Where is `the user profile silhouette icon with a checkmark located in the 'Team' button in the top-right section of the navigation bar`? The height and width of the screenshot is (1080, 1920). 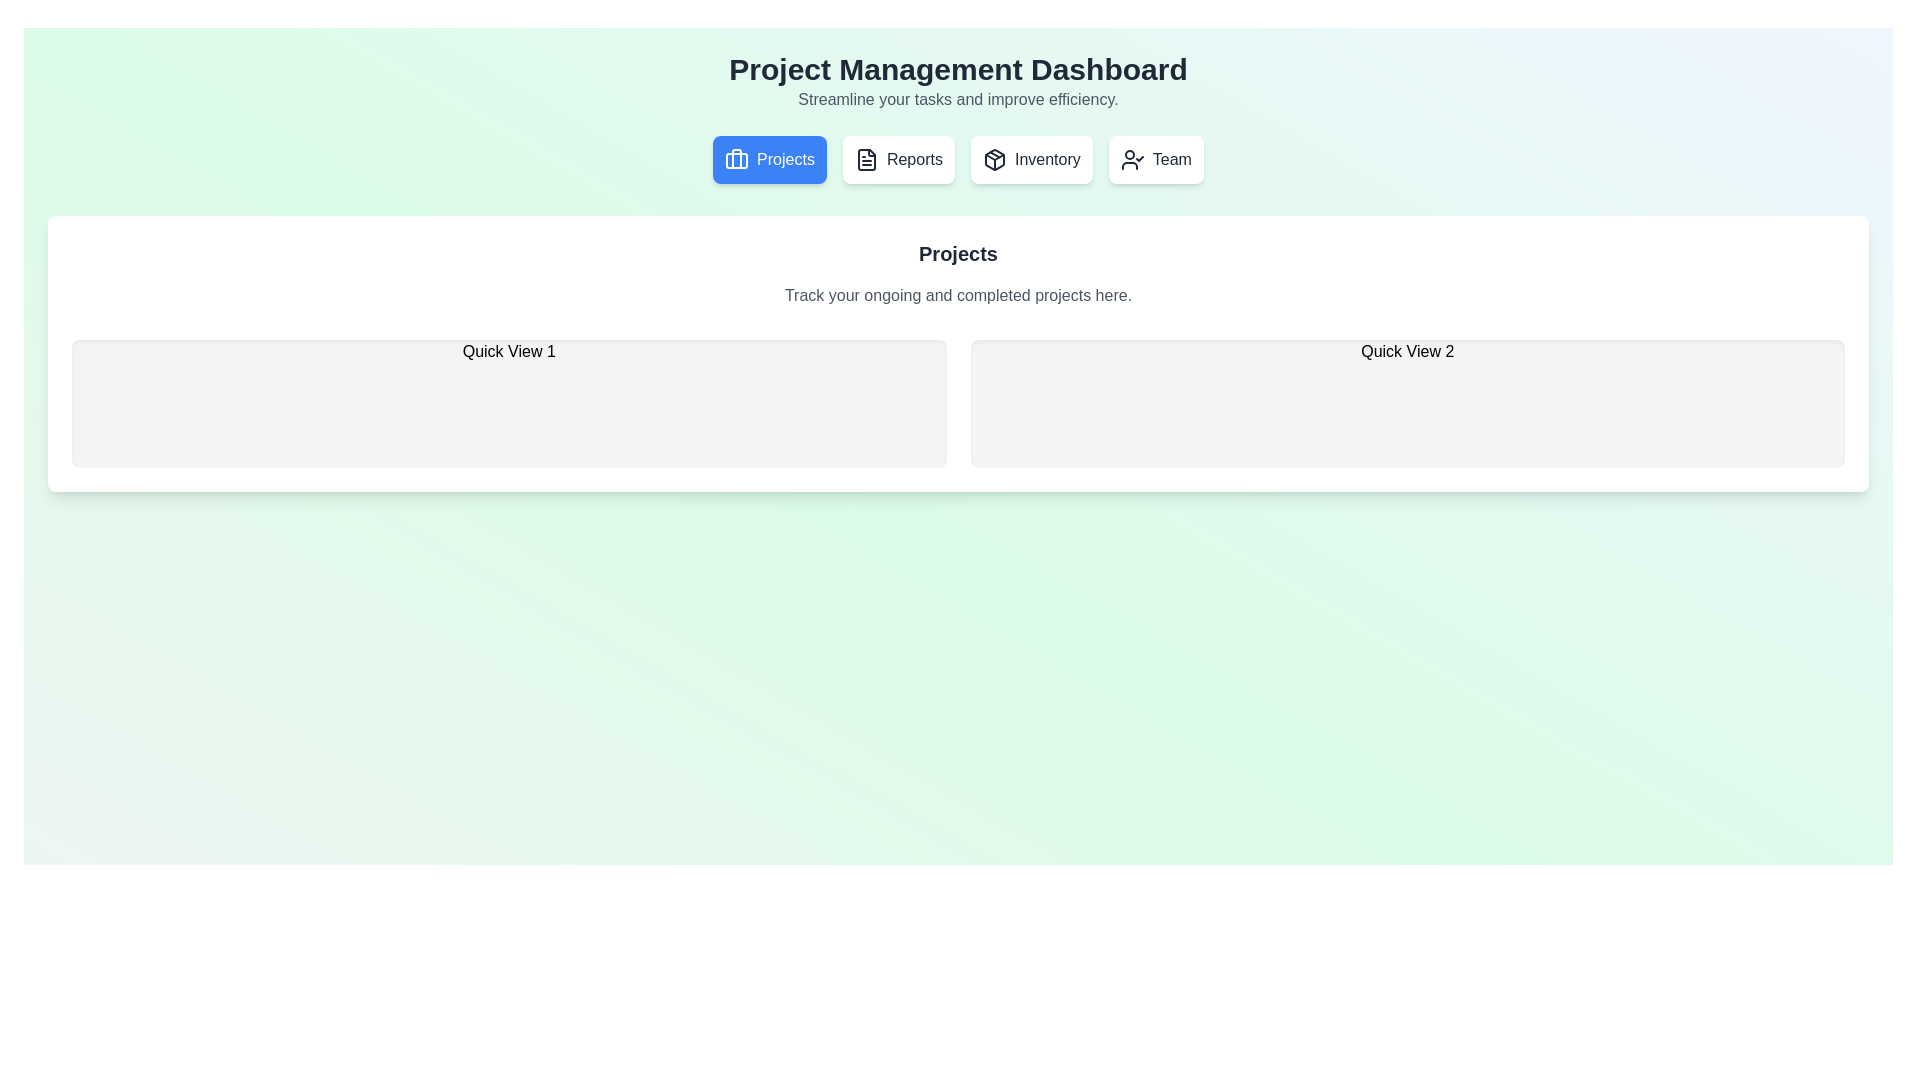
the user profile silhouette icon with a checkmark located in the 'Team' button in the top-right section of the navigation bar is located at coordinates (1132, 158).